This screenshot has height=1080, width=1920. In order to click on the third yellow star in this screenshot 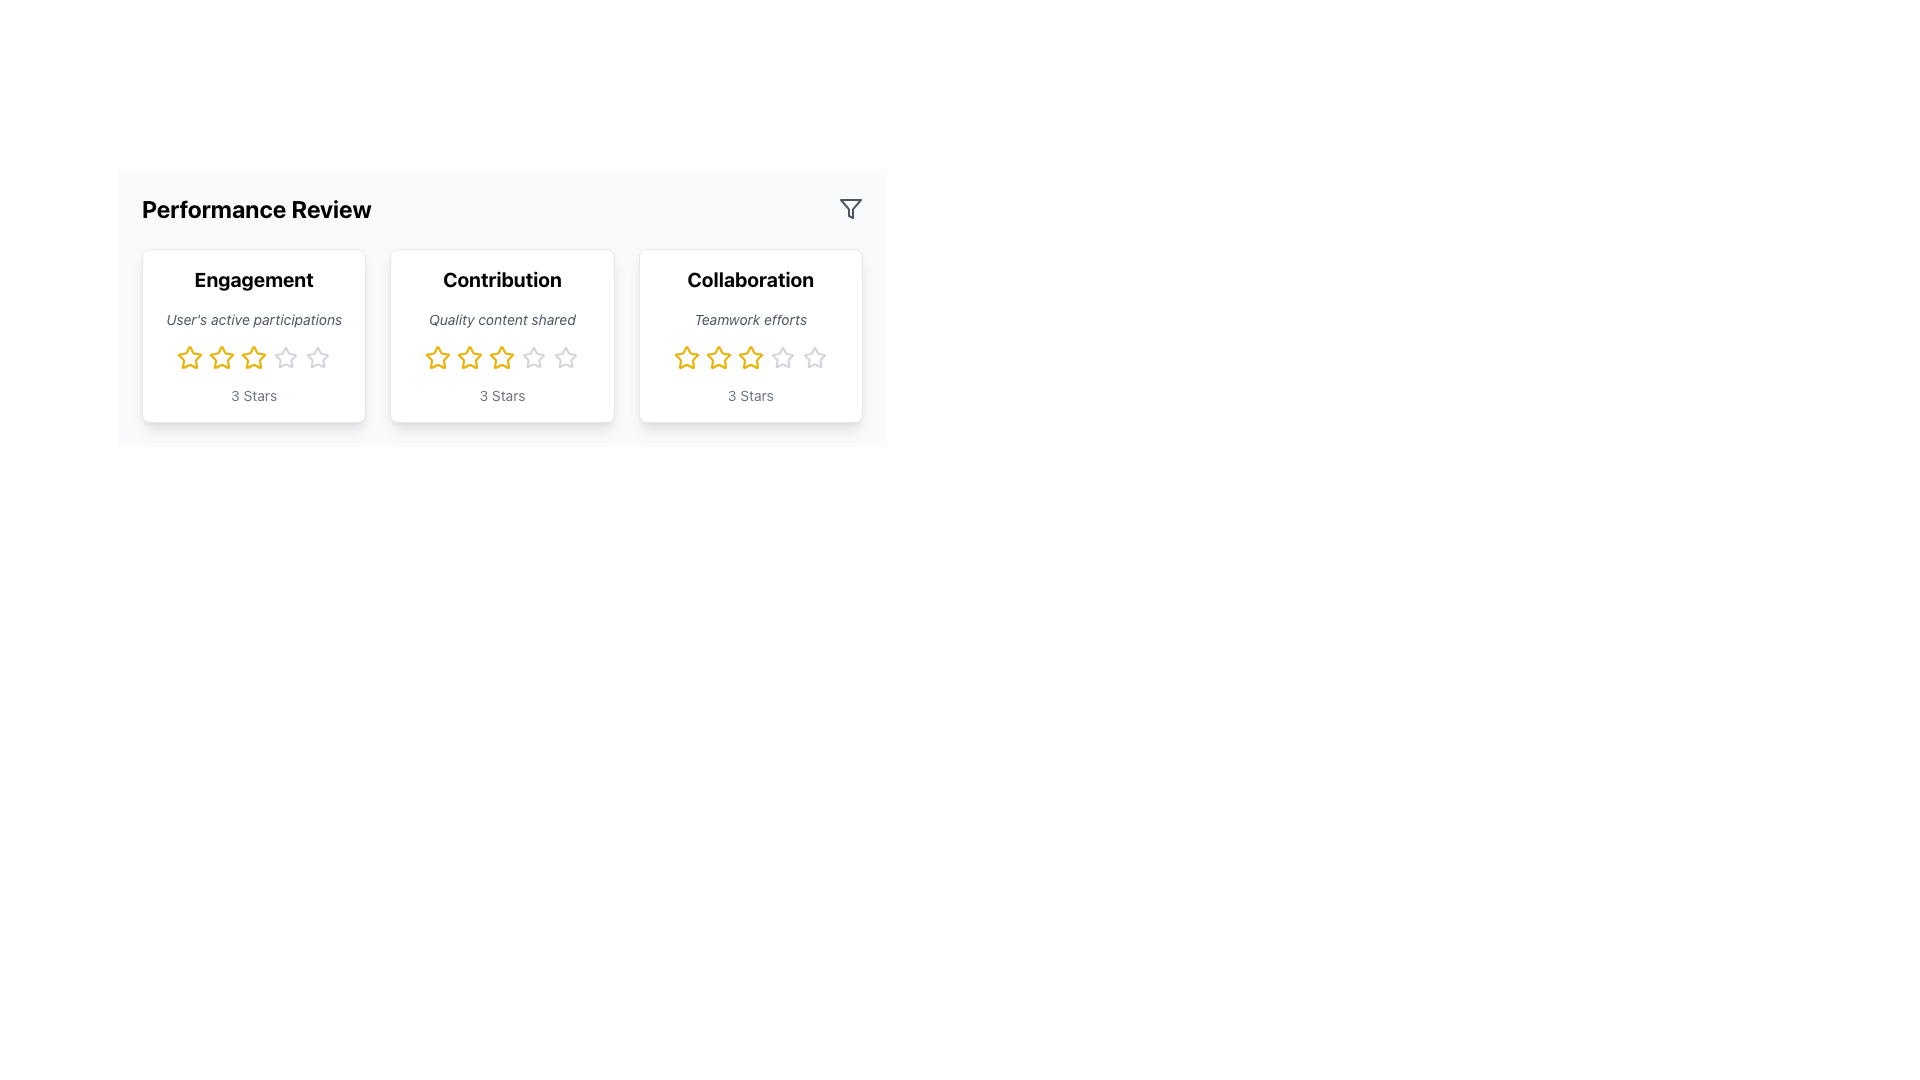, I will do `click(469, 357)`.